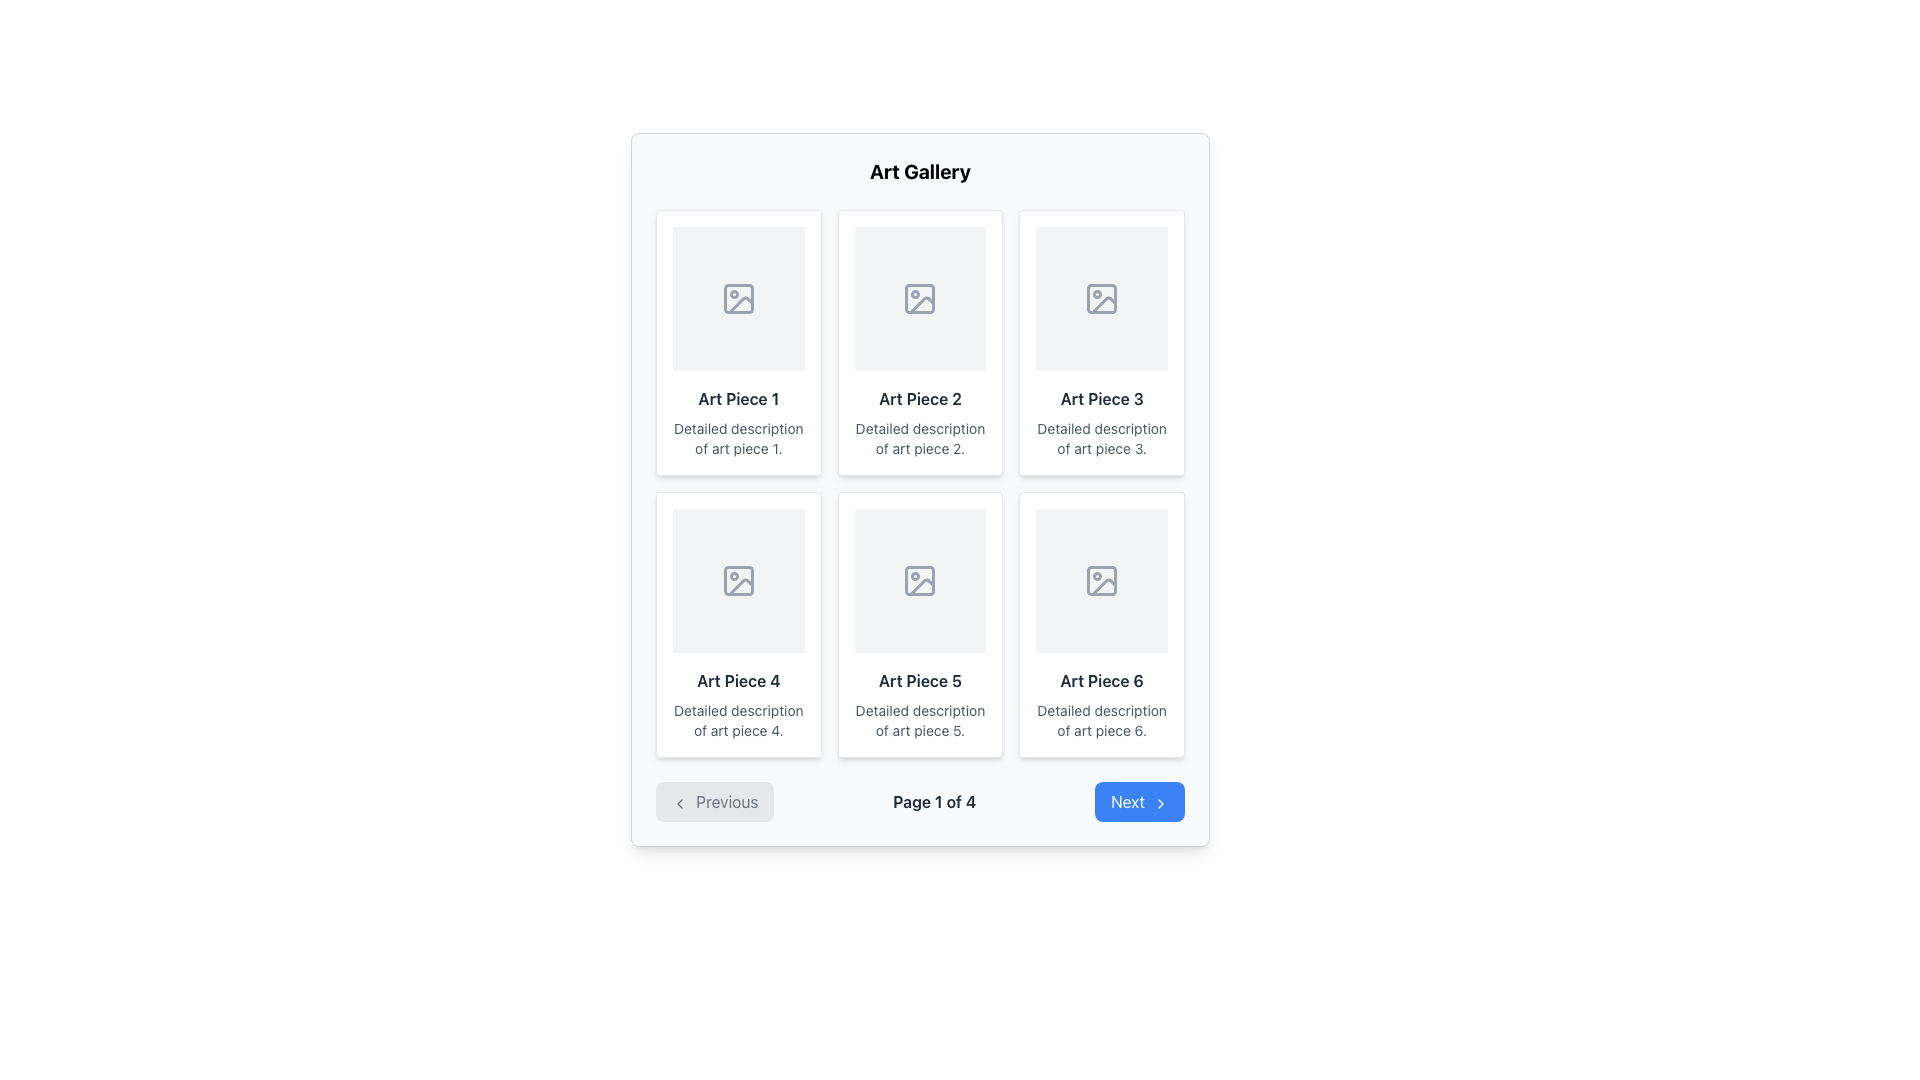 This screenshot has width=1920, height=1080. Describe the element at coordinates (921, 305) in the screenshot. I see `icon representing 'Art Piece 2' located in the second card of the top row in the gallery grid` at that location.